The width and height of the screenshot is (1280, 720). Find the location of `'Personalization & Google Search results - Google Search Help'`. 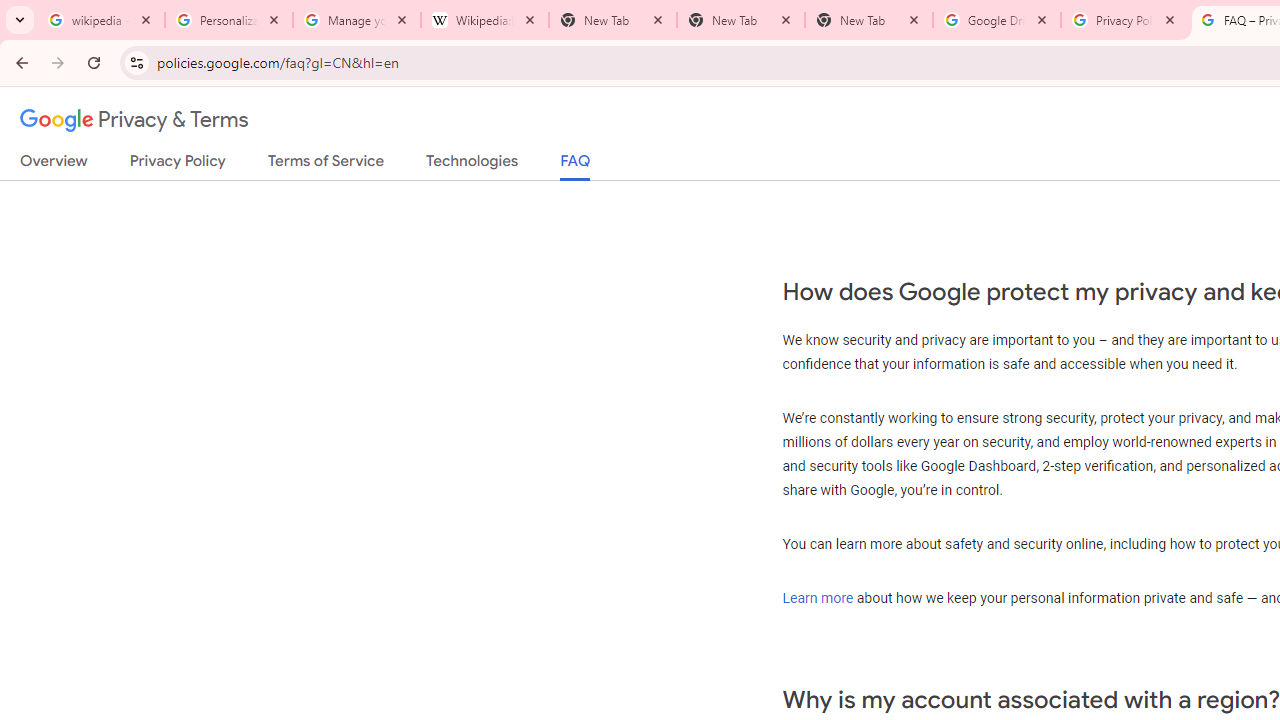

'Personalization & Google Search results - Google Search Help' is located at coordinates (229, 20).